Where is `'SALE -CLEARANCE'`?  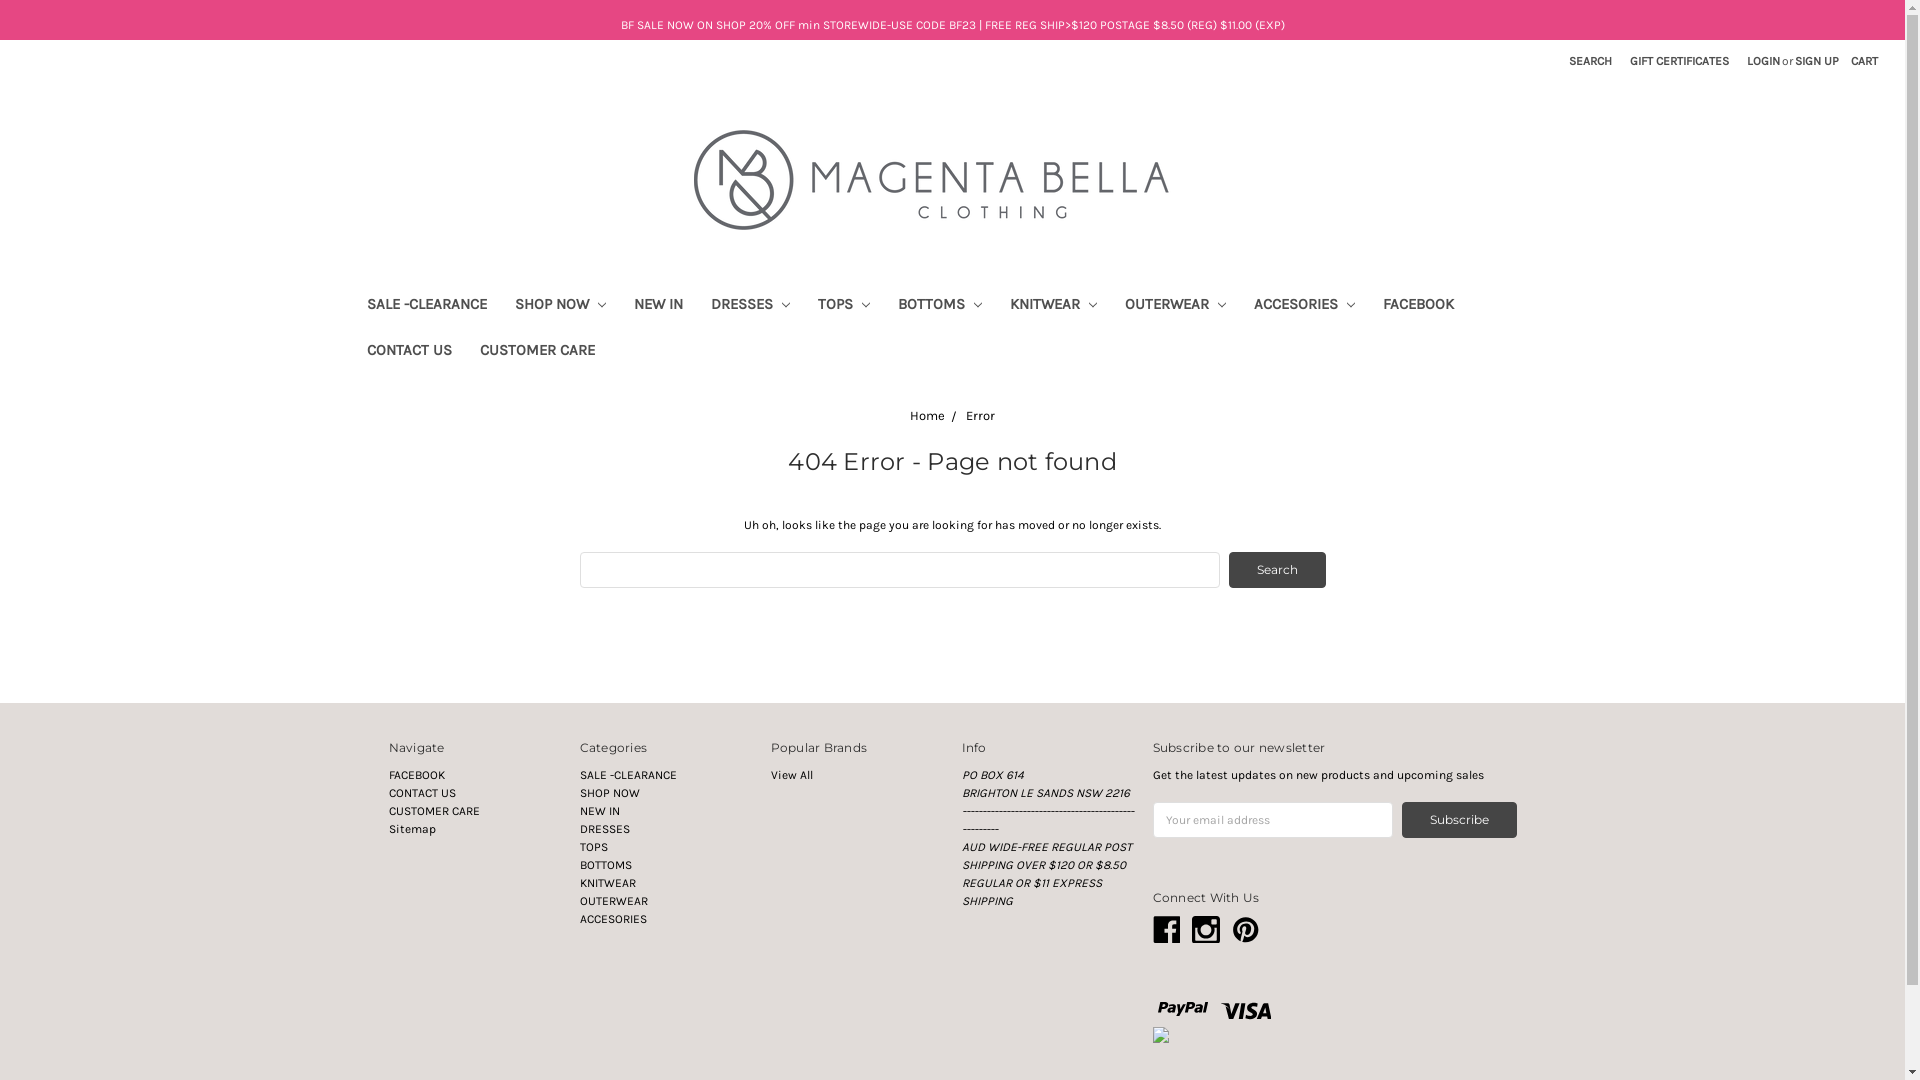 'SALE -CLEARANCE' is located at coordinates (351, 307).